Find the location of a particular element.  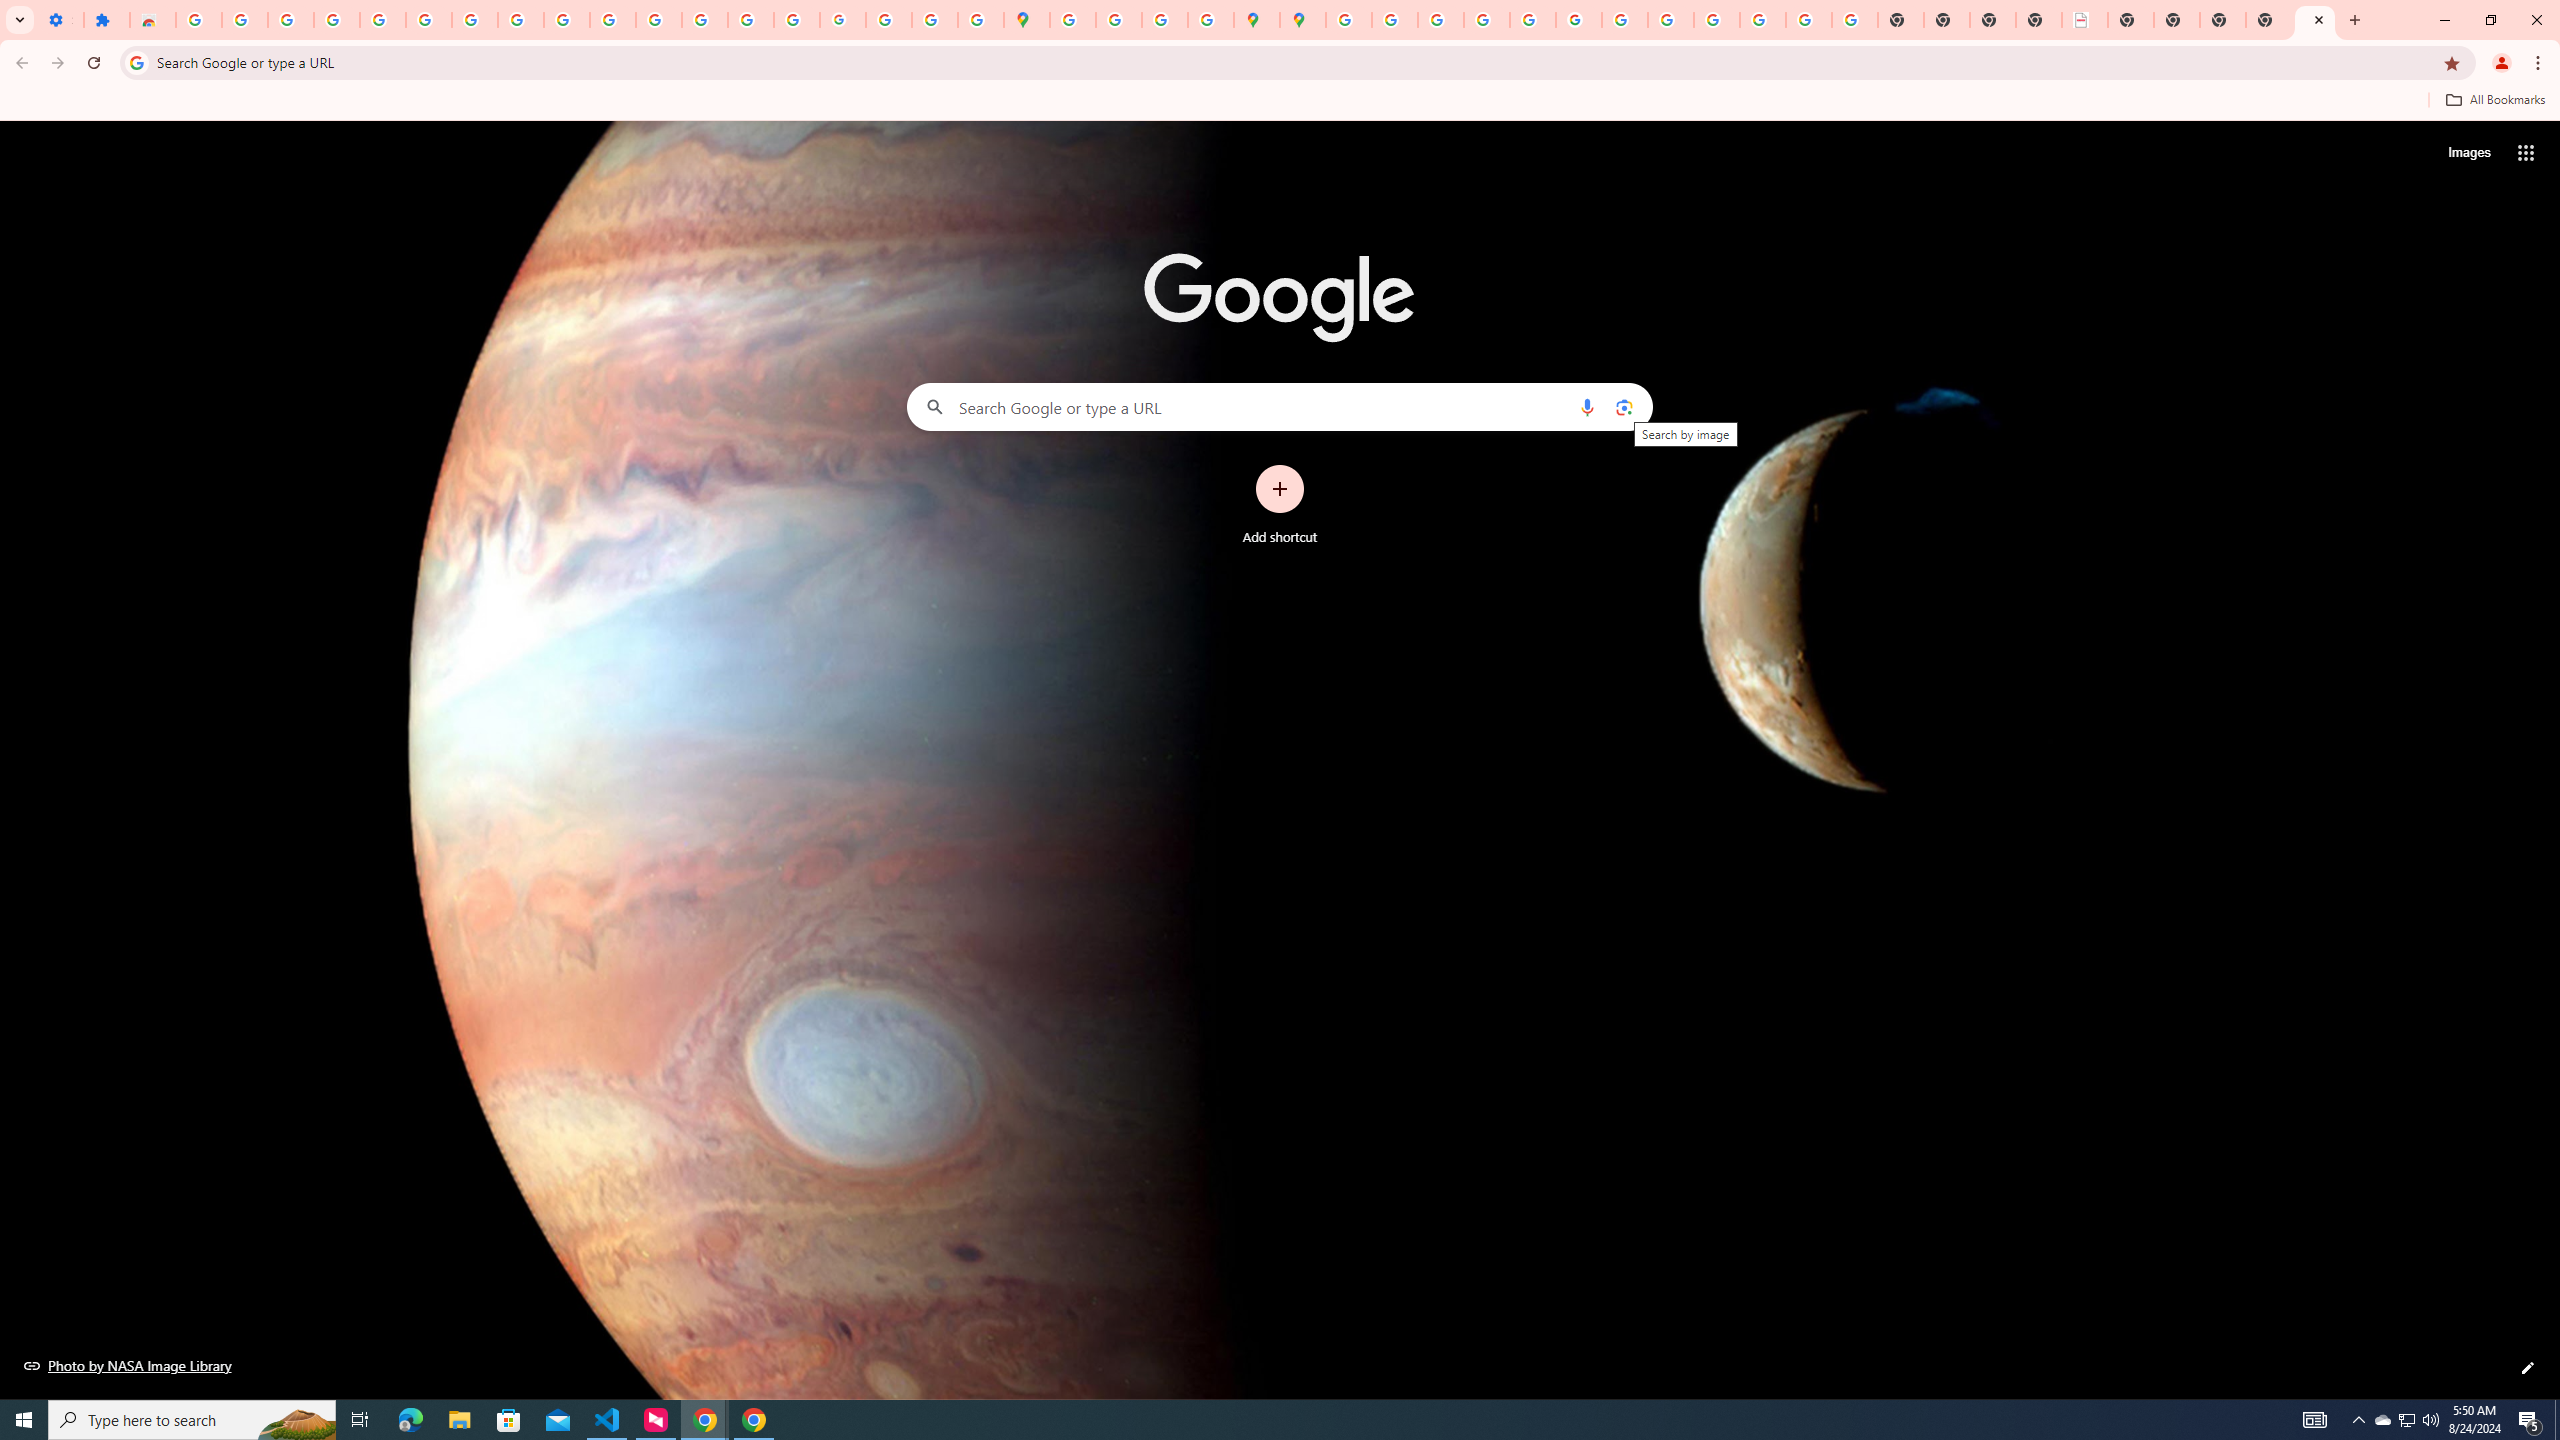

'Add shortcut' is located at coordinates (1280, 505).